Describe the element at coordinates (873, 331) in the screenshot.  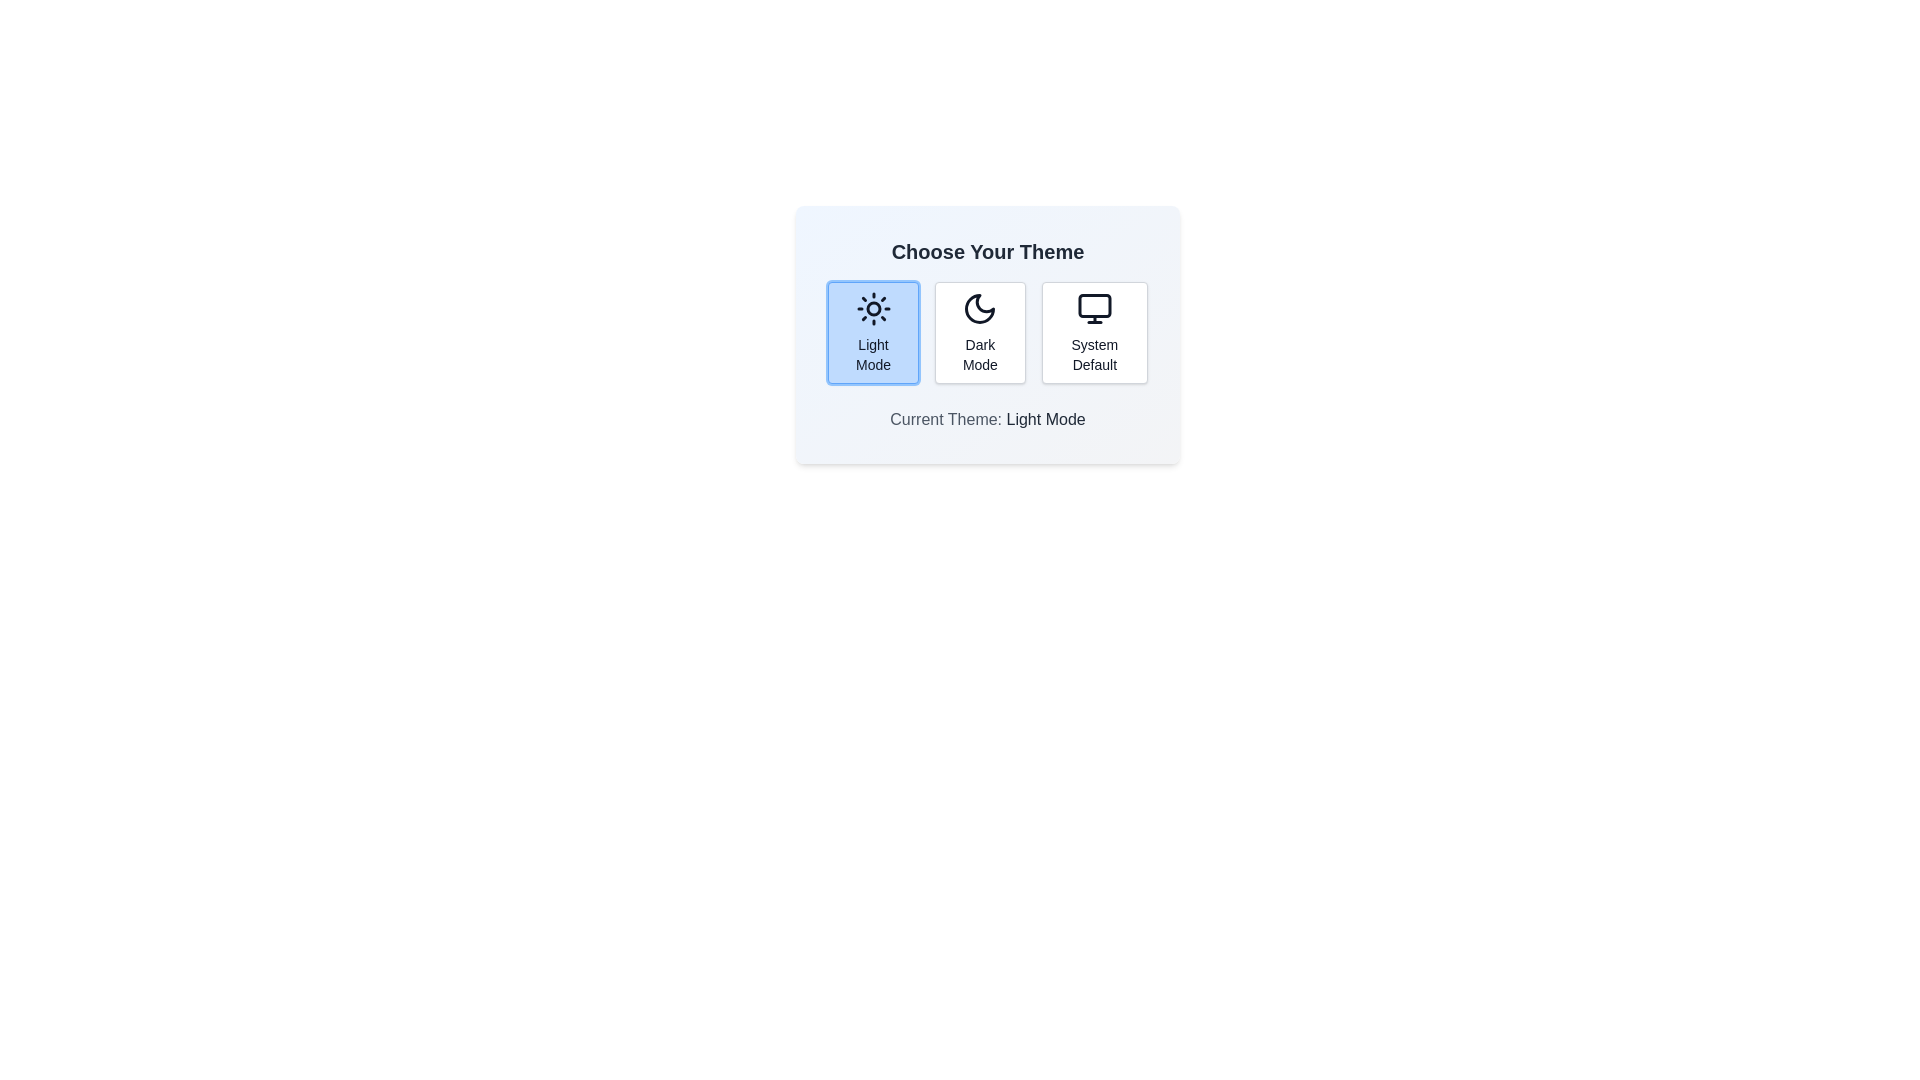
I see `the button corresponding to the theme Light Mode` at that location.